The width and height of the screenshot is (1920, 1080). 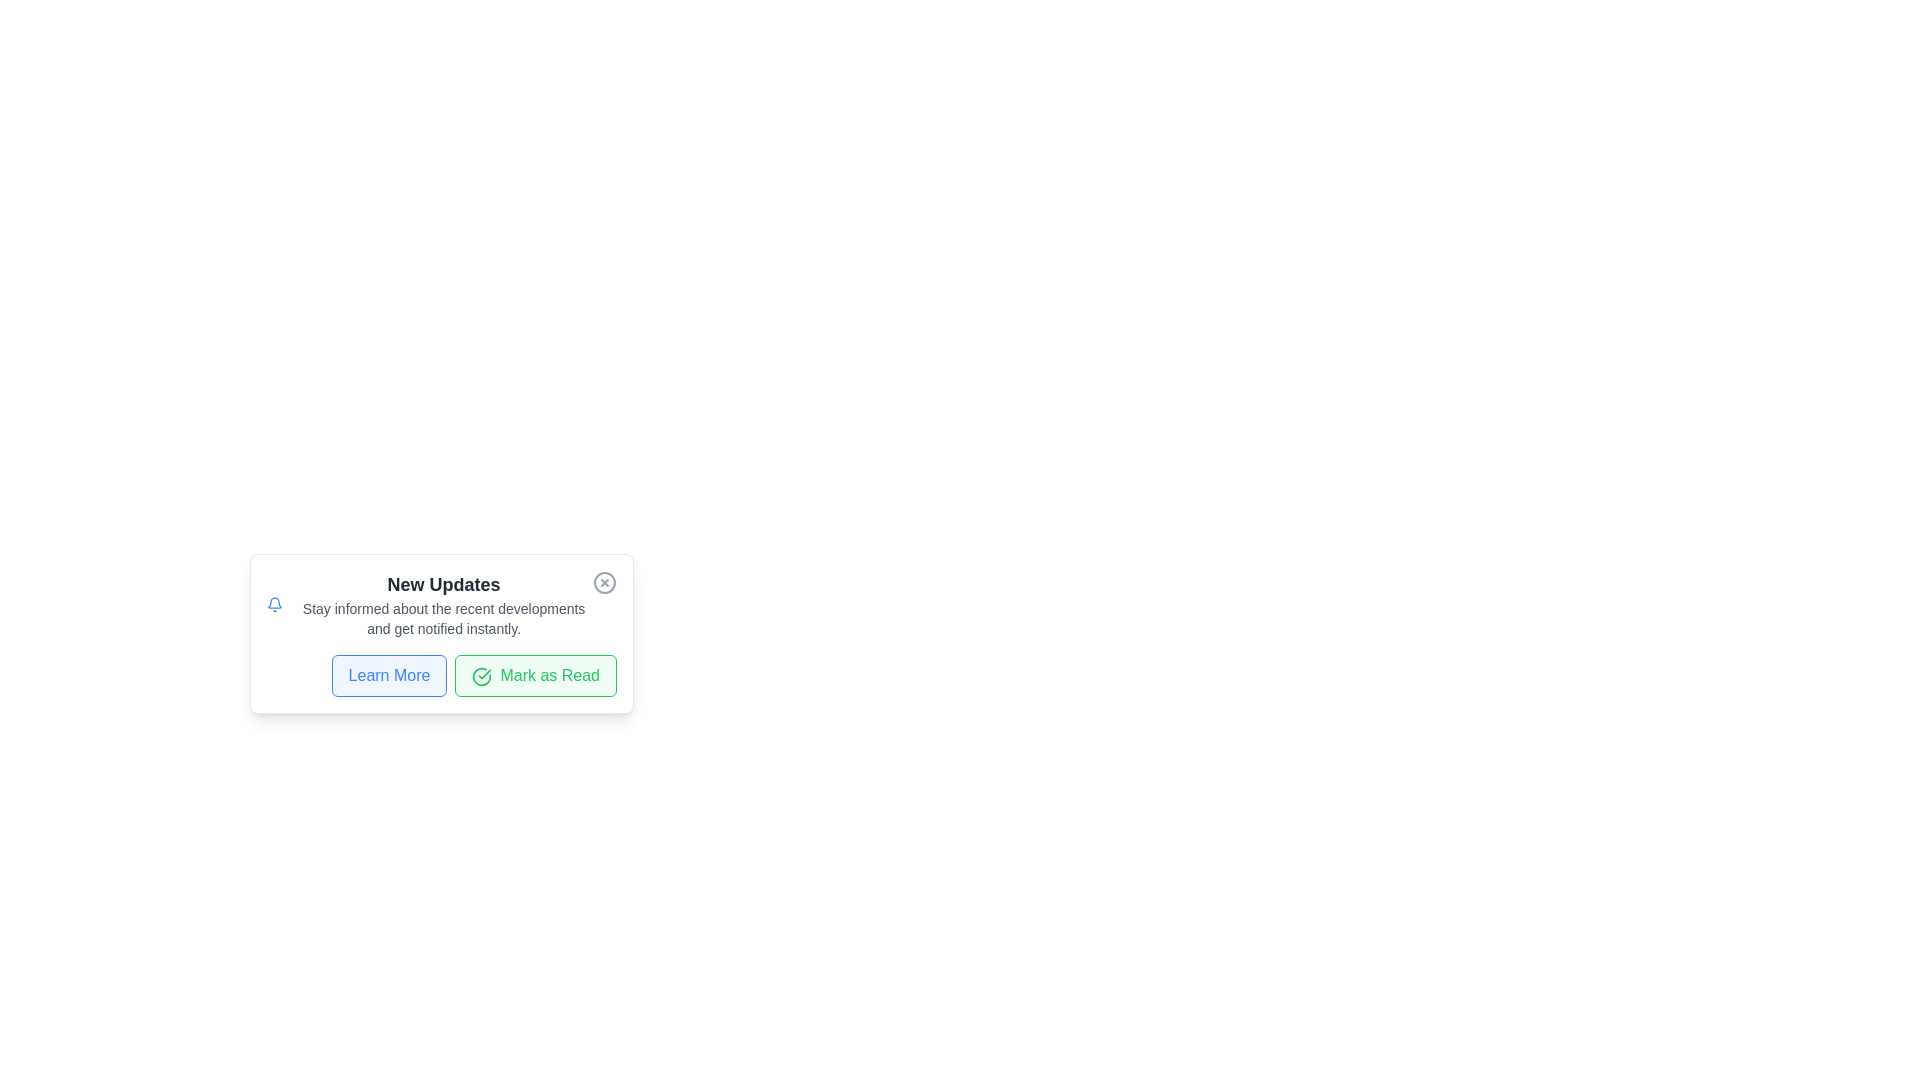 I want to click on the bottom part of the bell icon, which supports the notification feature in the modal notification element, so click(x=274, y=602).